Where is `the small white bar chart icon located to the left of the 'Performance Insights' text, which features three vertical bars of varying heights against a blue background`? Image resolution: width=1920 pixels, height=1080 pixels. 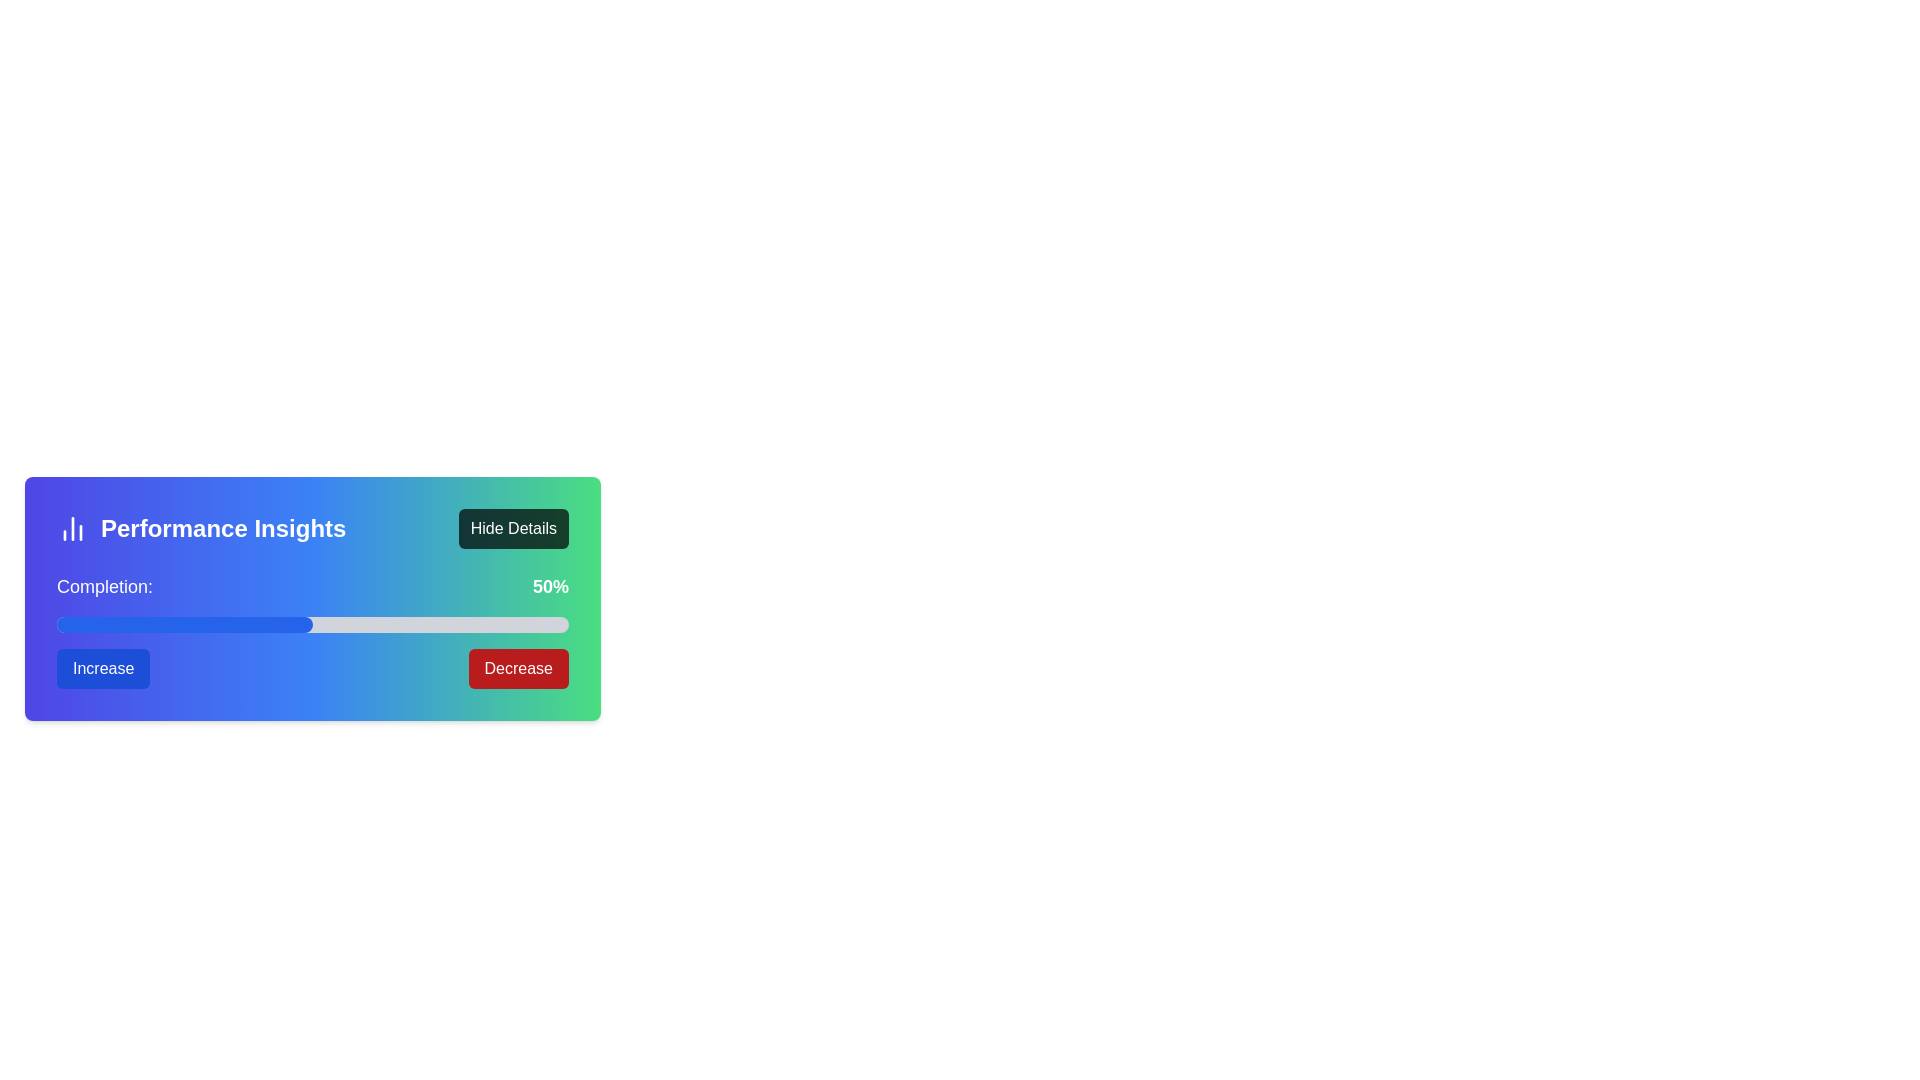
the small white bar chart icon located to the left of the 'Performance Insights' text, which features three vertical bars of varying heights against a blue background is located at coordinates (72, 527).